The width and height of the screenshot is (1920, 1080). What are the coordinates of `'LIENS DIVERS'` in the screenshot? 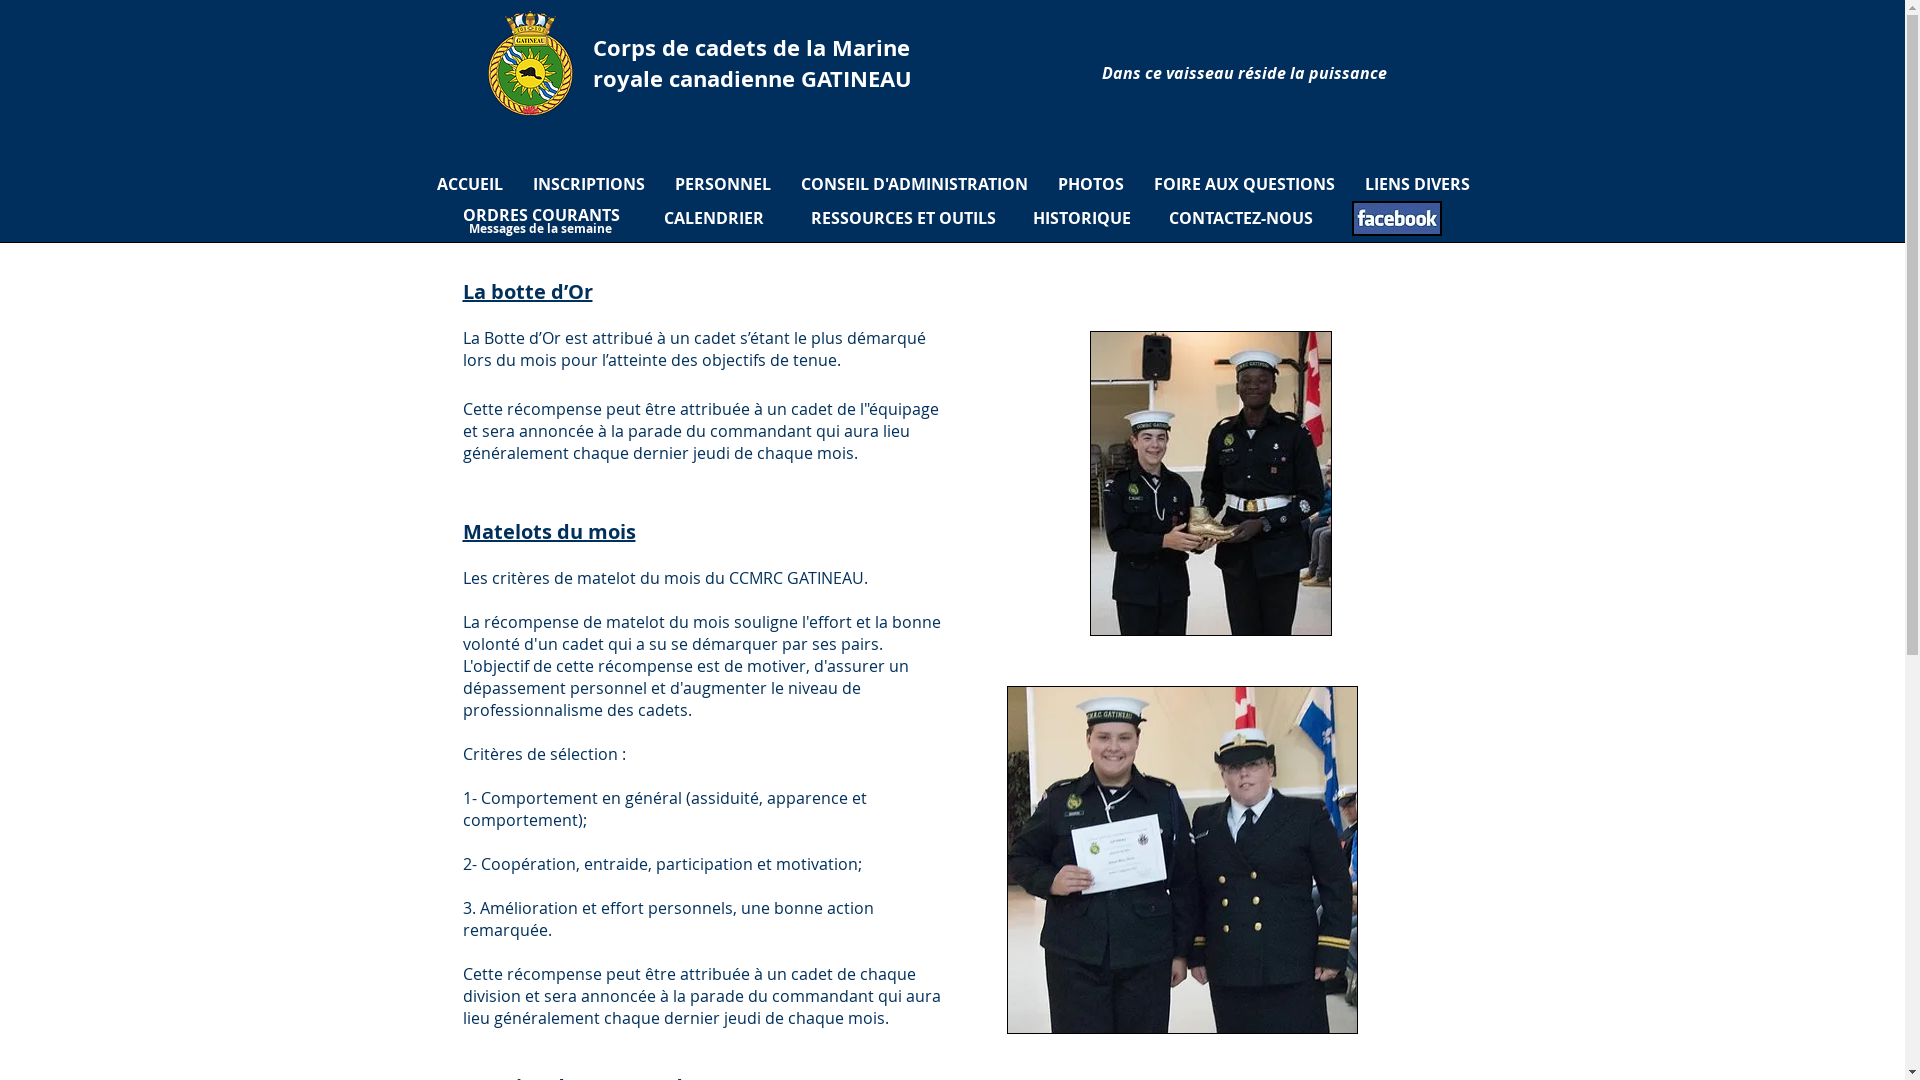 It's located at (1416, 184).